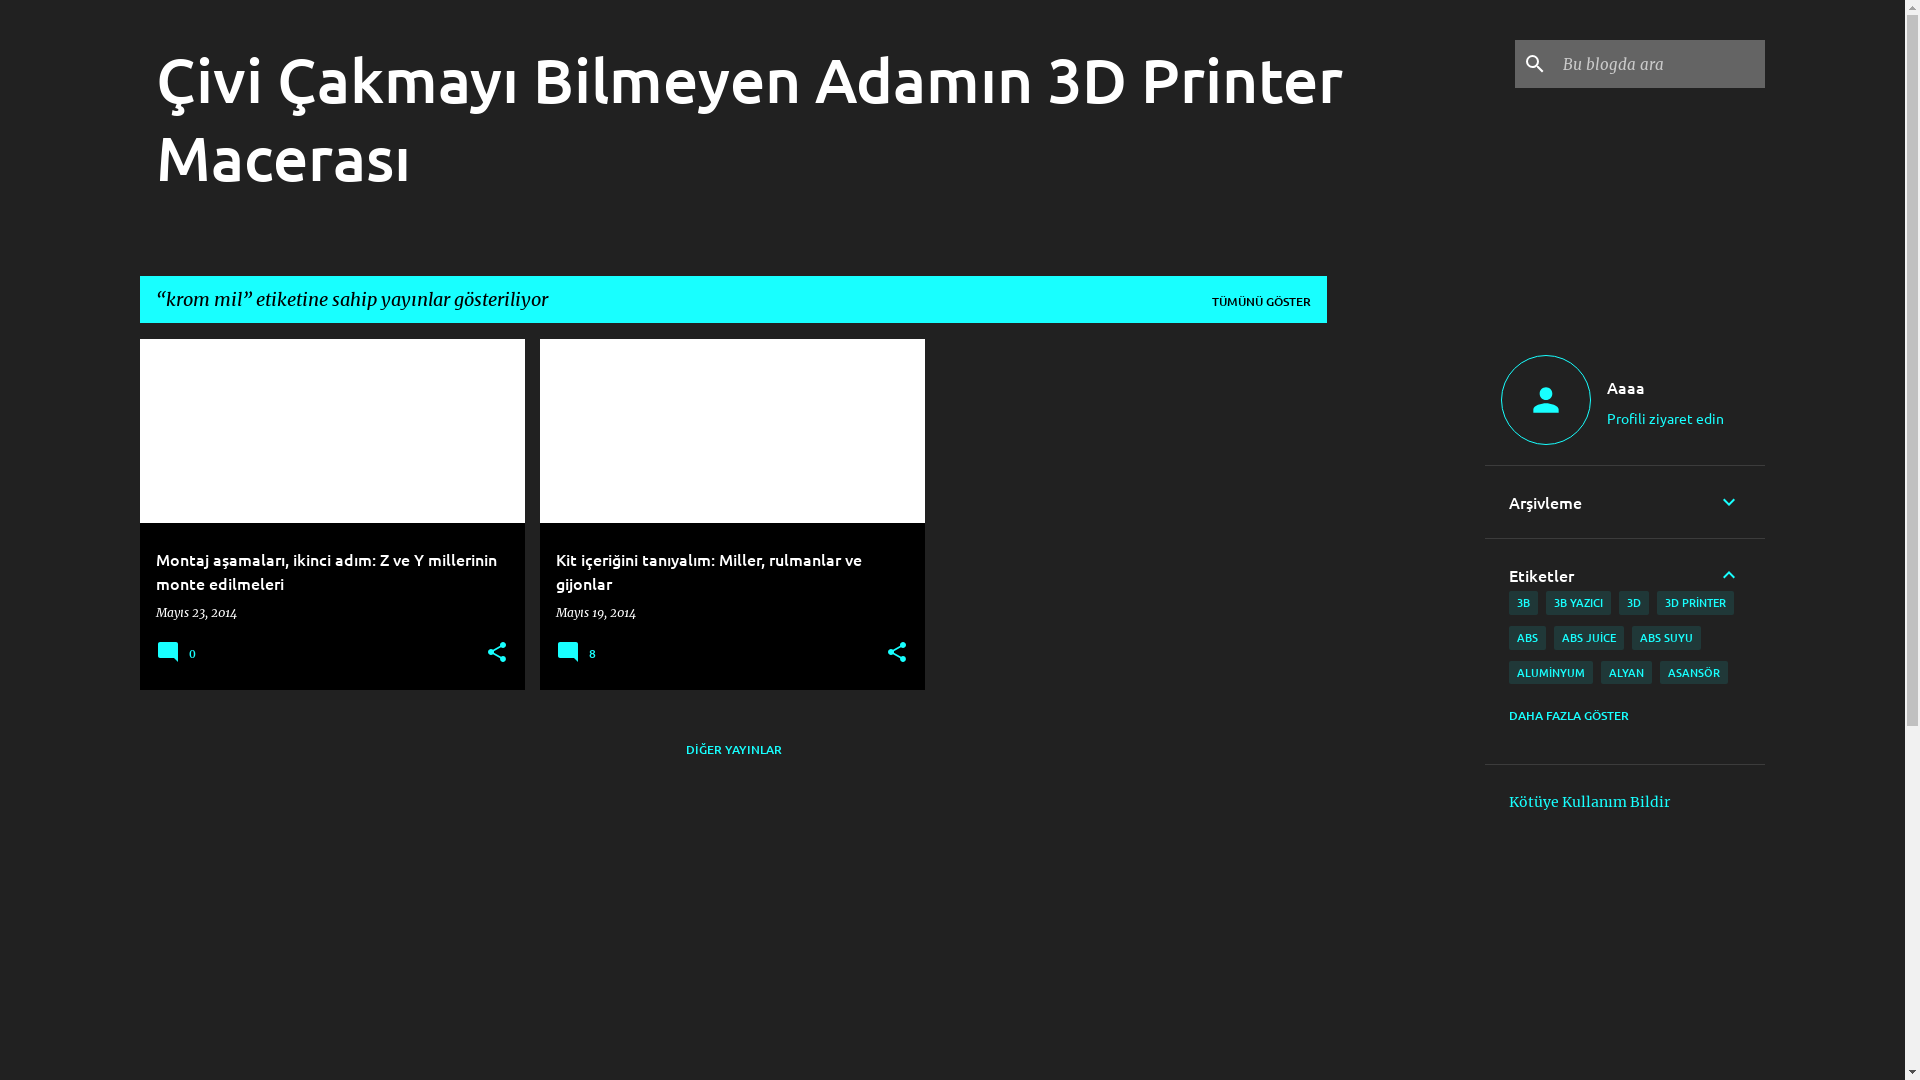  Describe the element at coordinates (1633, 601) in the screenshot. I see `'3D'` at that location.